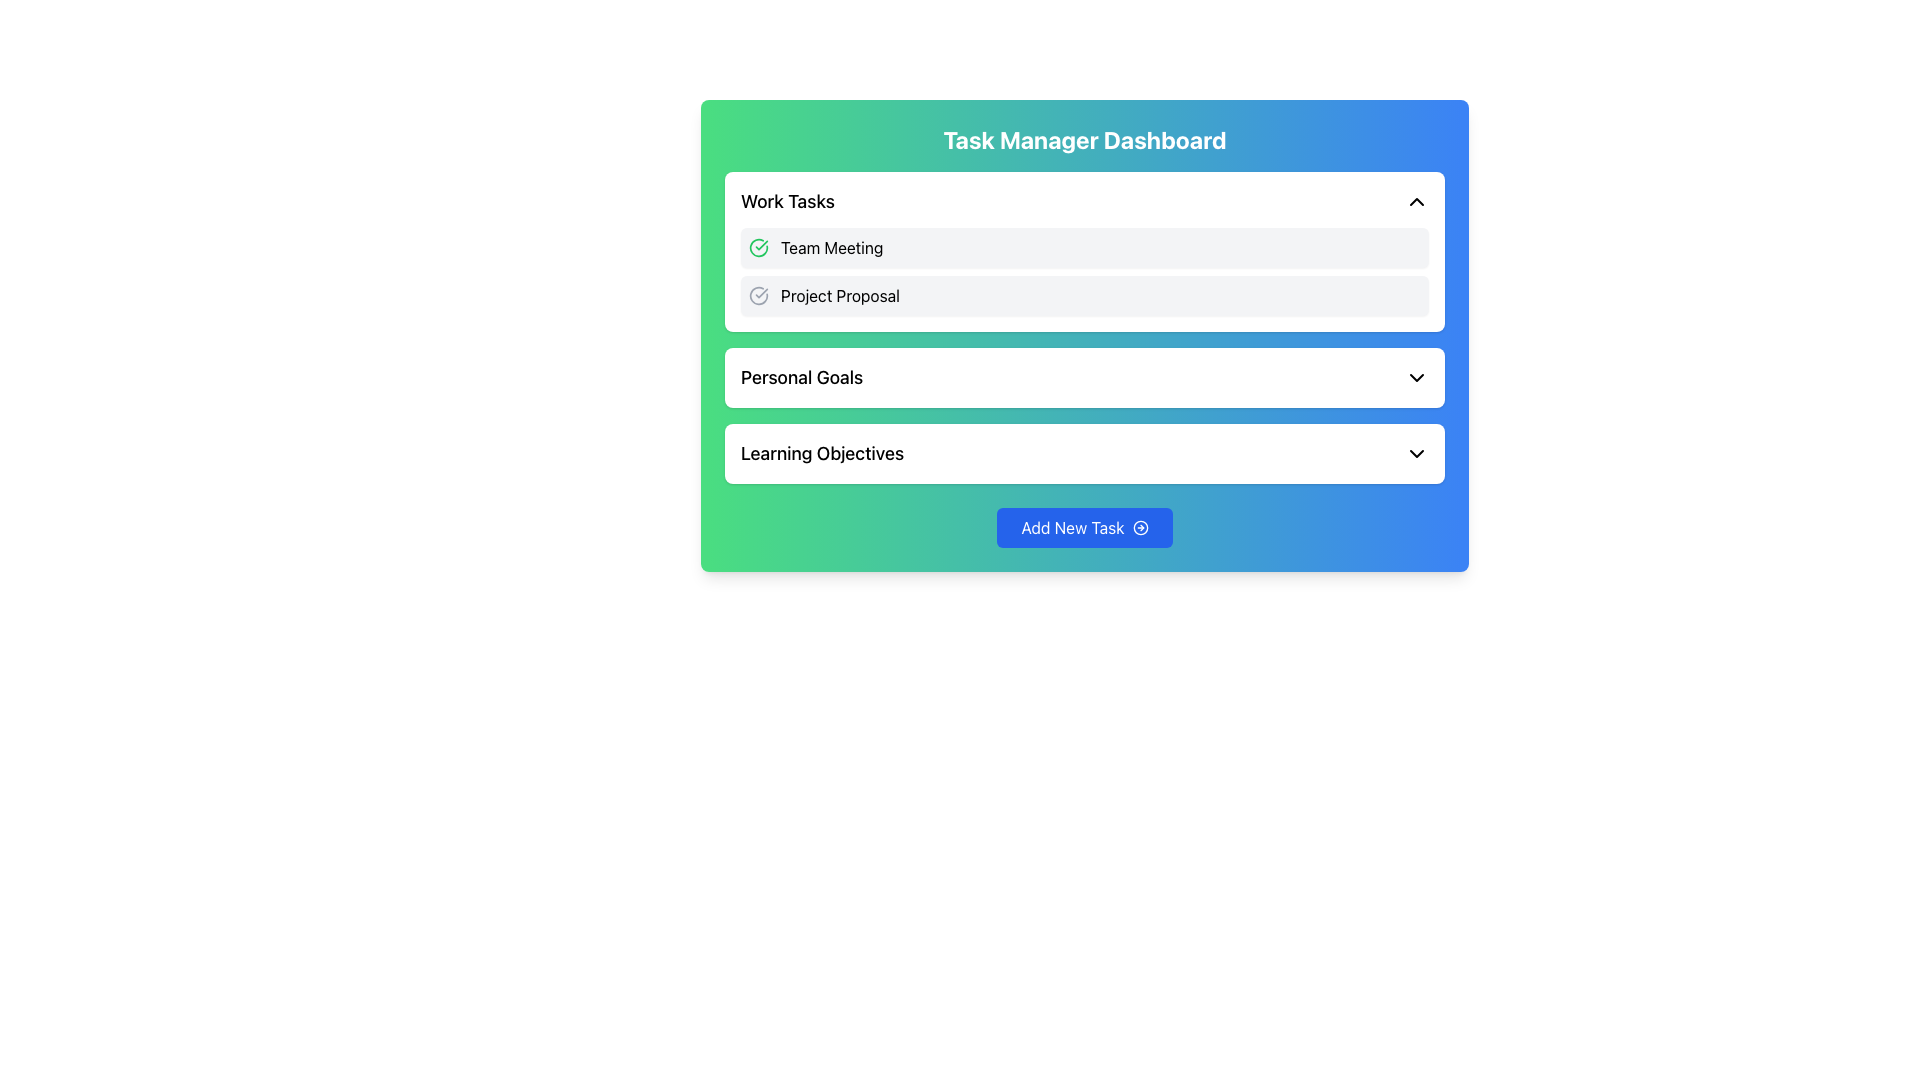 The width and height of the screenshot is (1920, 1080). Describe the element at coordinates (1140, 527) in the screenshot. I see `the circular SVG icon located inside the rightward arrow icon, which is positioned to the right of the 'Add New Task' button at the bottom of the task manager dashboard` at that location.